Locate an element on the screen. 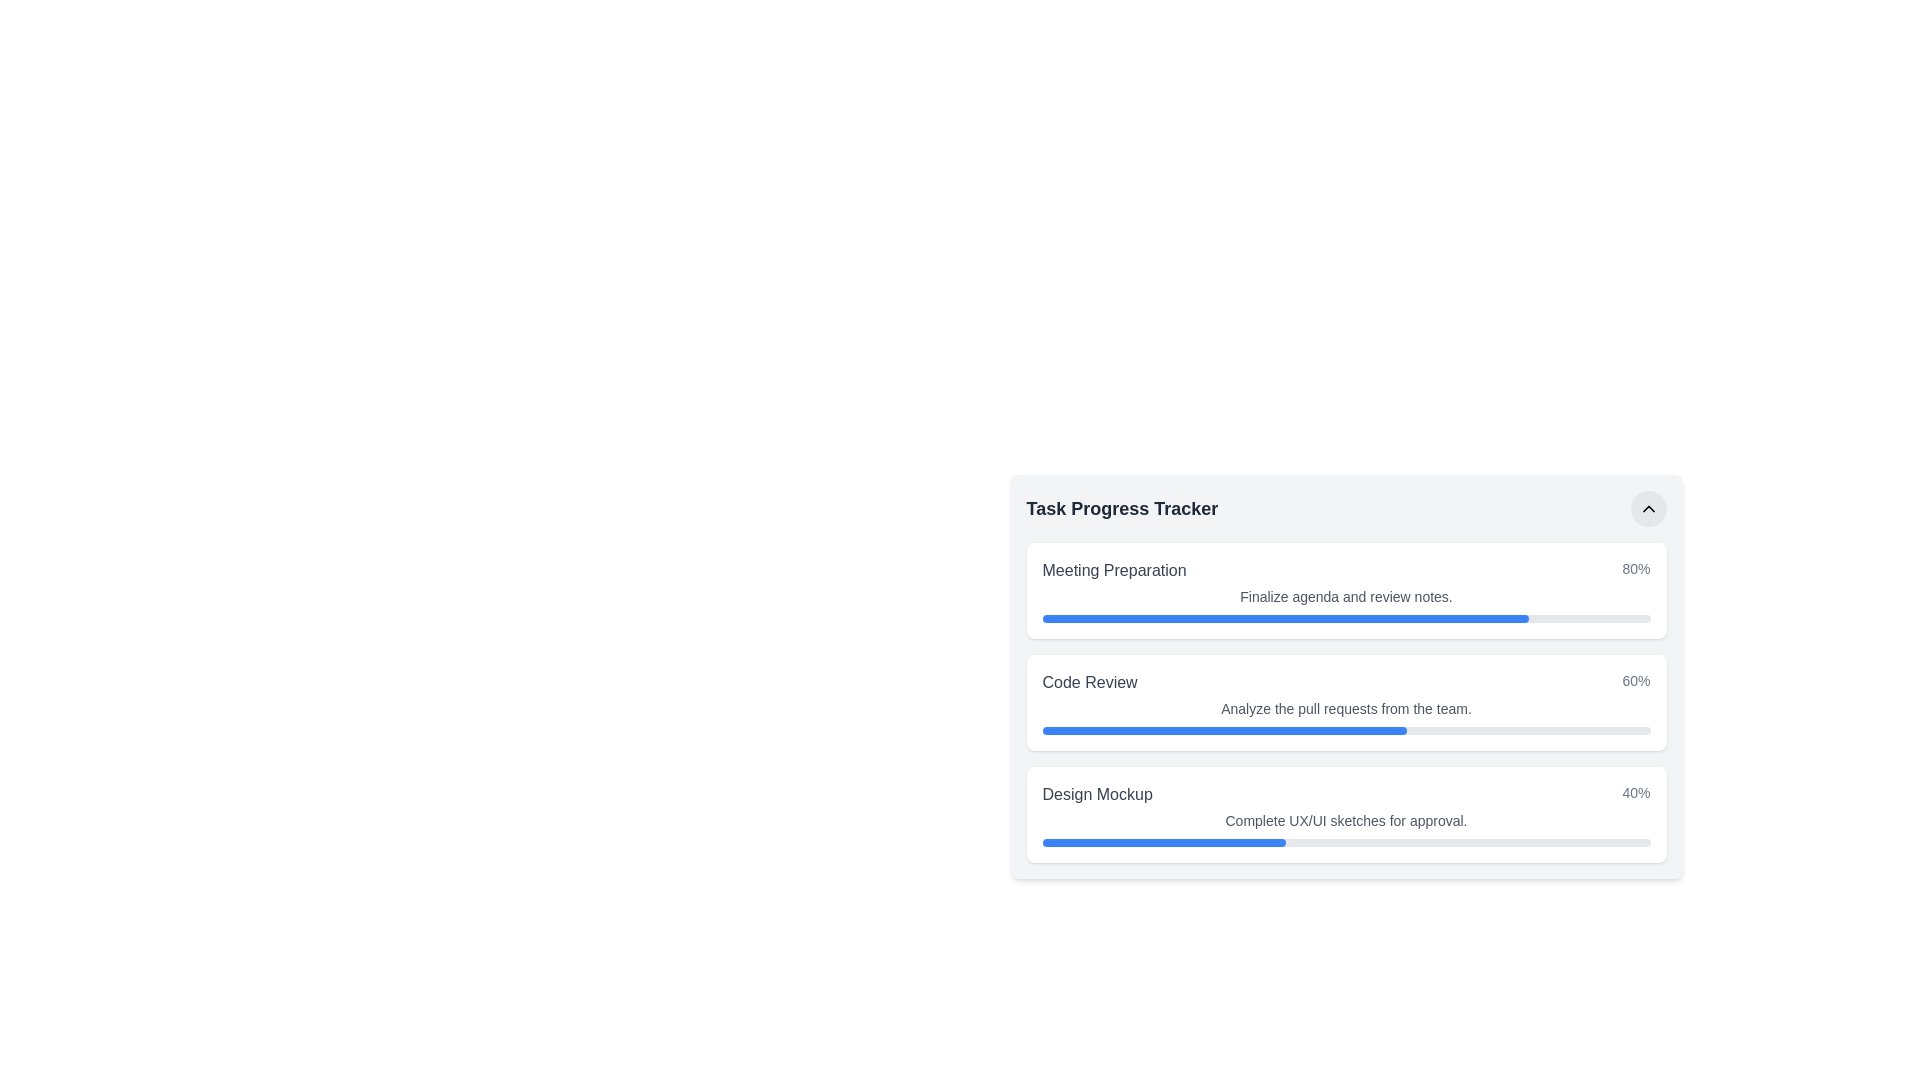  the progress bar representing 60% completion of the 'Code Review' task located in the 'Task Progress Tracker' list, below the text 'Analyze the pull requests from the team' is located at coordinates (1346, 731).